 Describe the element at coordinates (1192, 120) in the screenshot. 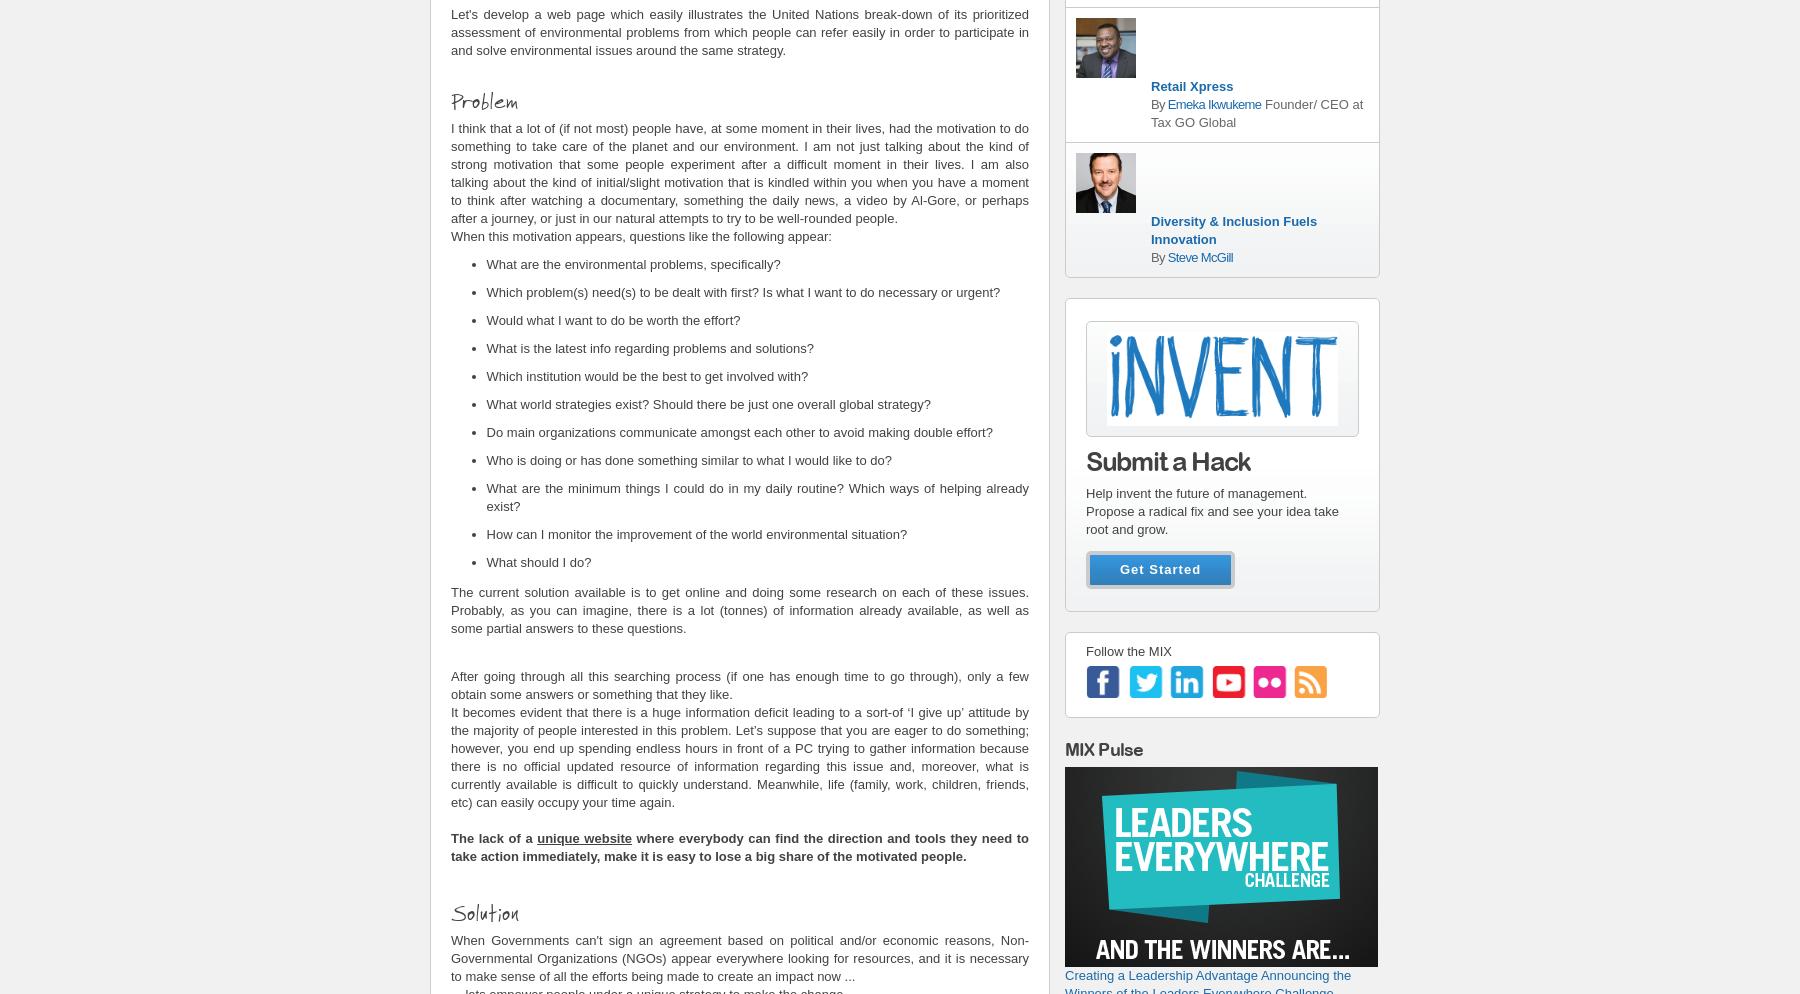

I see `'Tax GO Global'` at that location.